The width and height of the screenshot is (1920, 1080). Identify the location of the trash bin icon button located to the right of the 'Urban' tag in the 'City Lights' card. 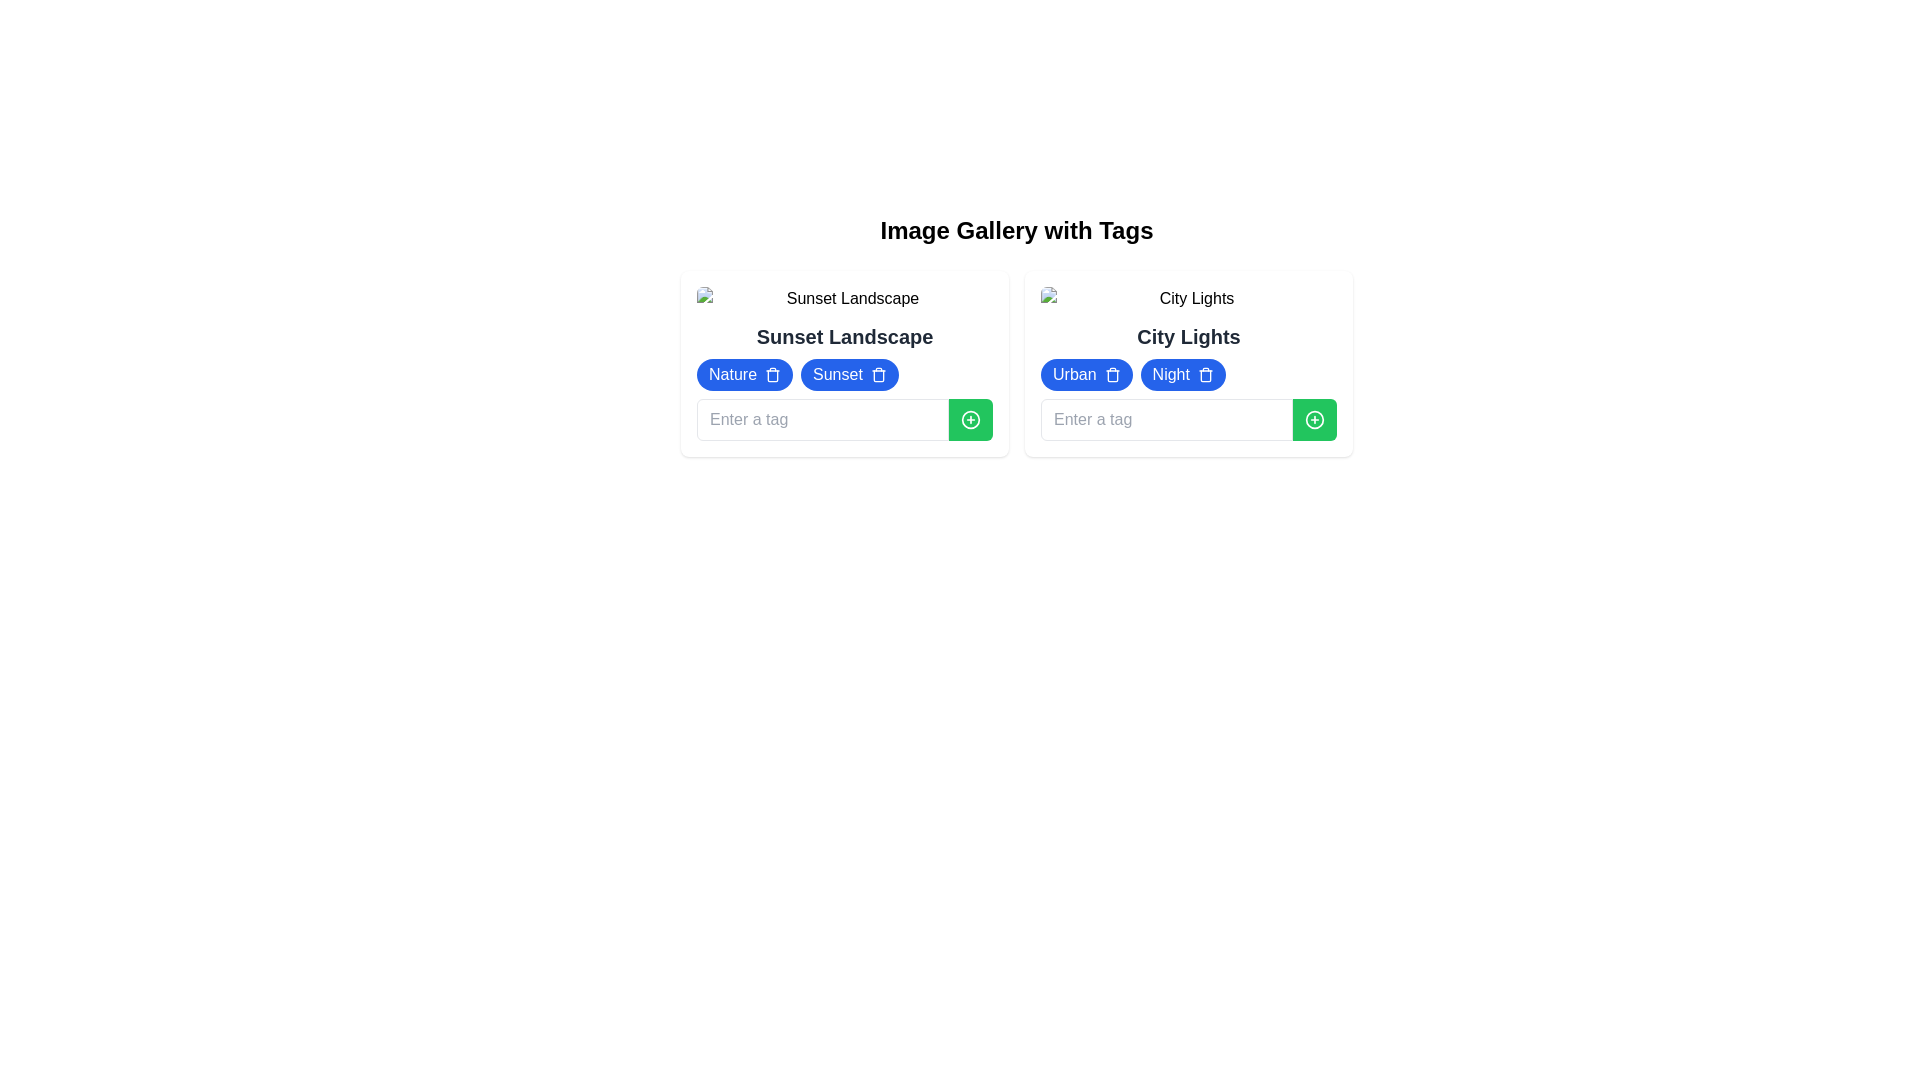
(1111, 374).